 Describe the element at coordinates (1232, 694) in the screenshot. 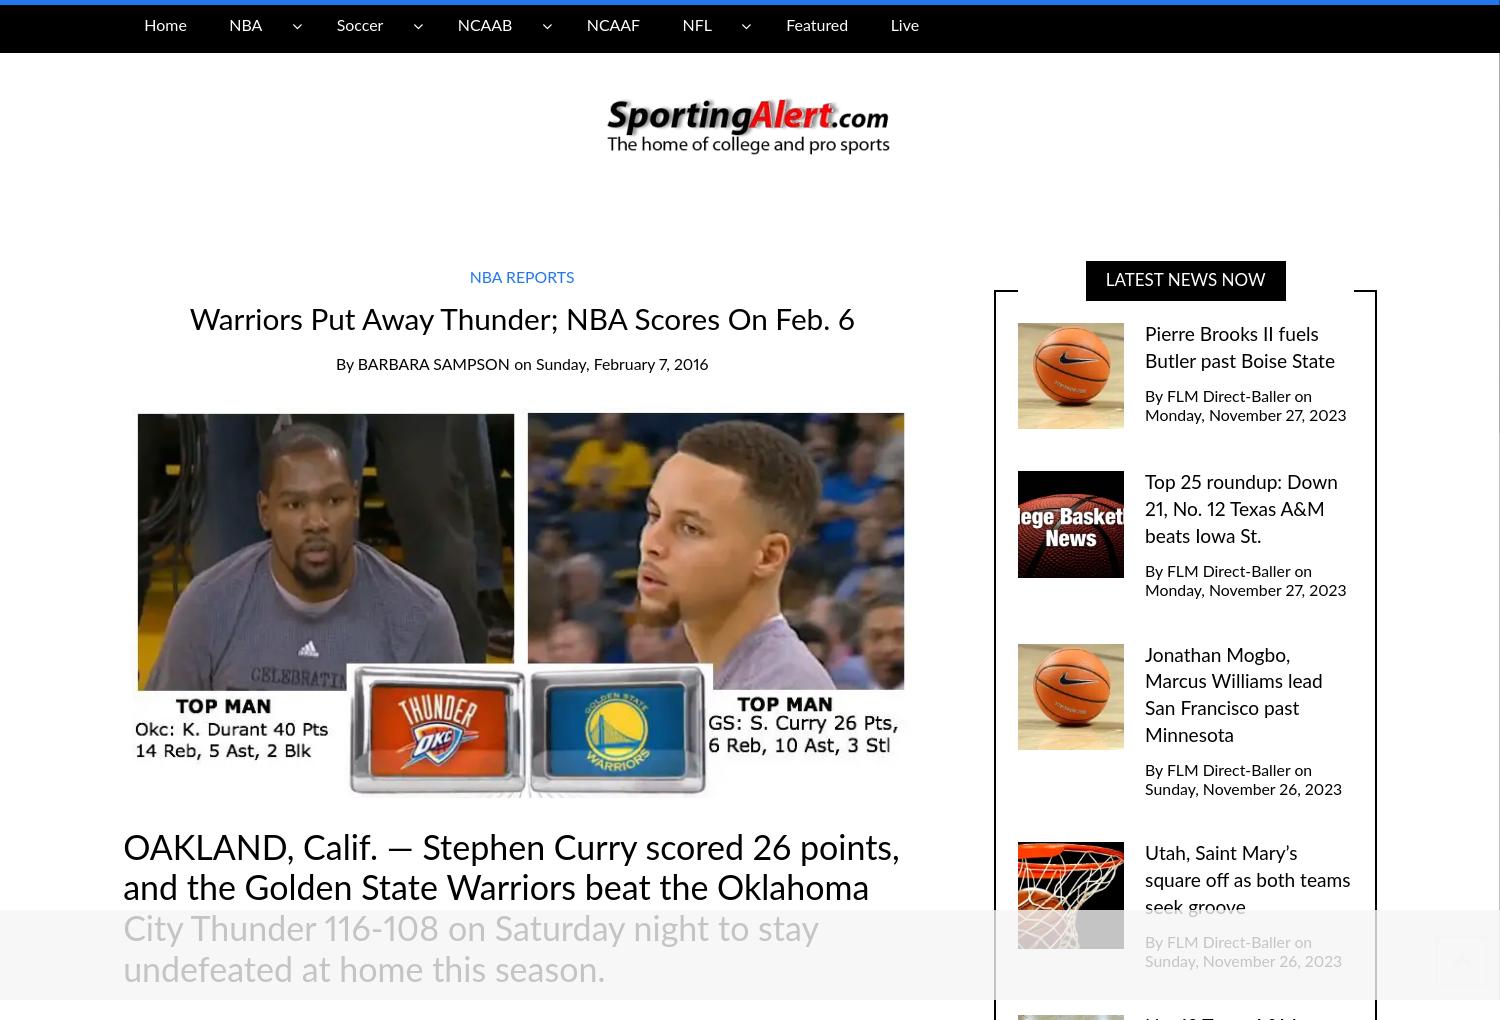

I see `'Jonathan Mogbo, Marcus Williams lead San Francisco past Minnesota'` at that location.